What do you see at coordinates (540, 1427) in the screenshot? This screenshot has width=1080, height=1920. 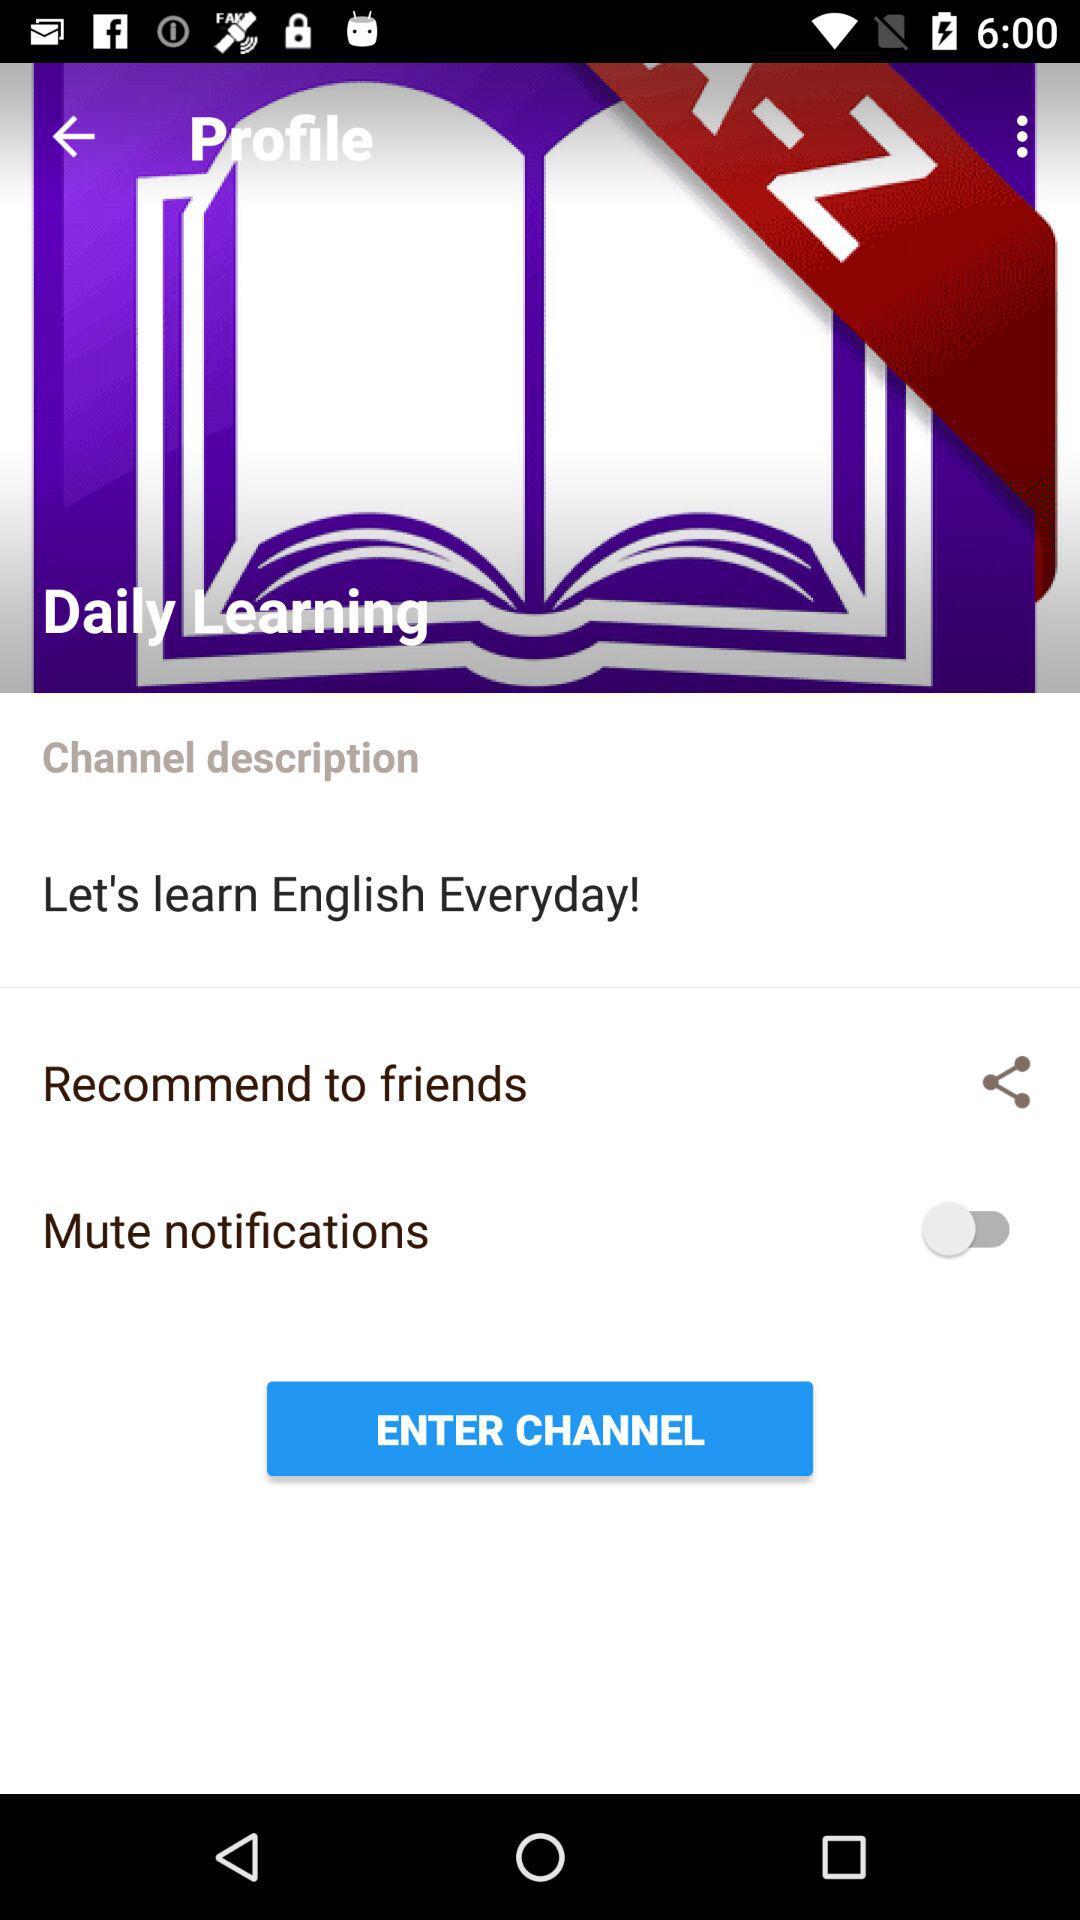 I see `enter channel` at bounding box center [540, 1427].